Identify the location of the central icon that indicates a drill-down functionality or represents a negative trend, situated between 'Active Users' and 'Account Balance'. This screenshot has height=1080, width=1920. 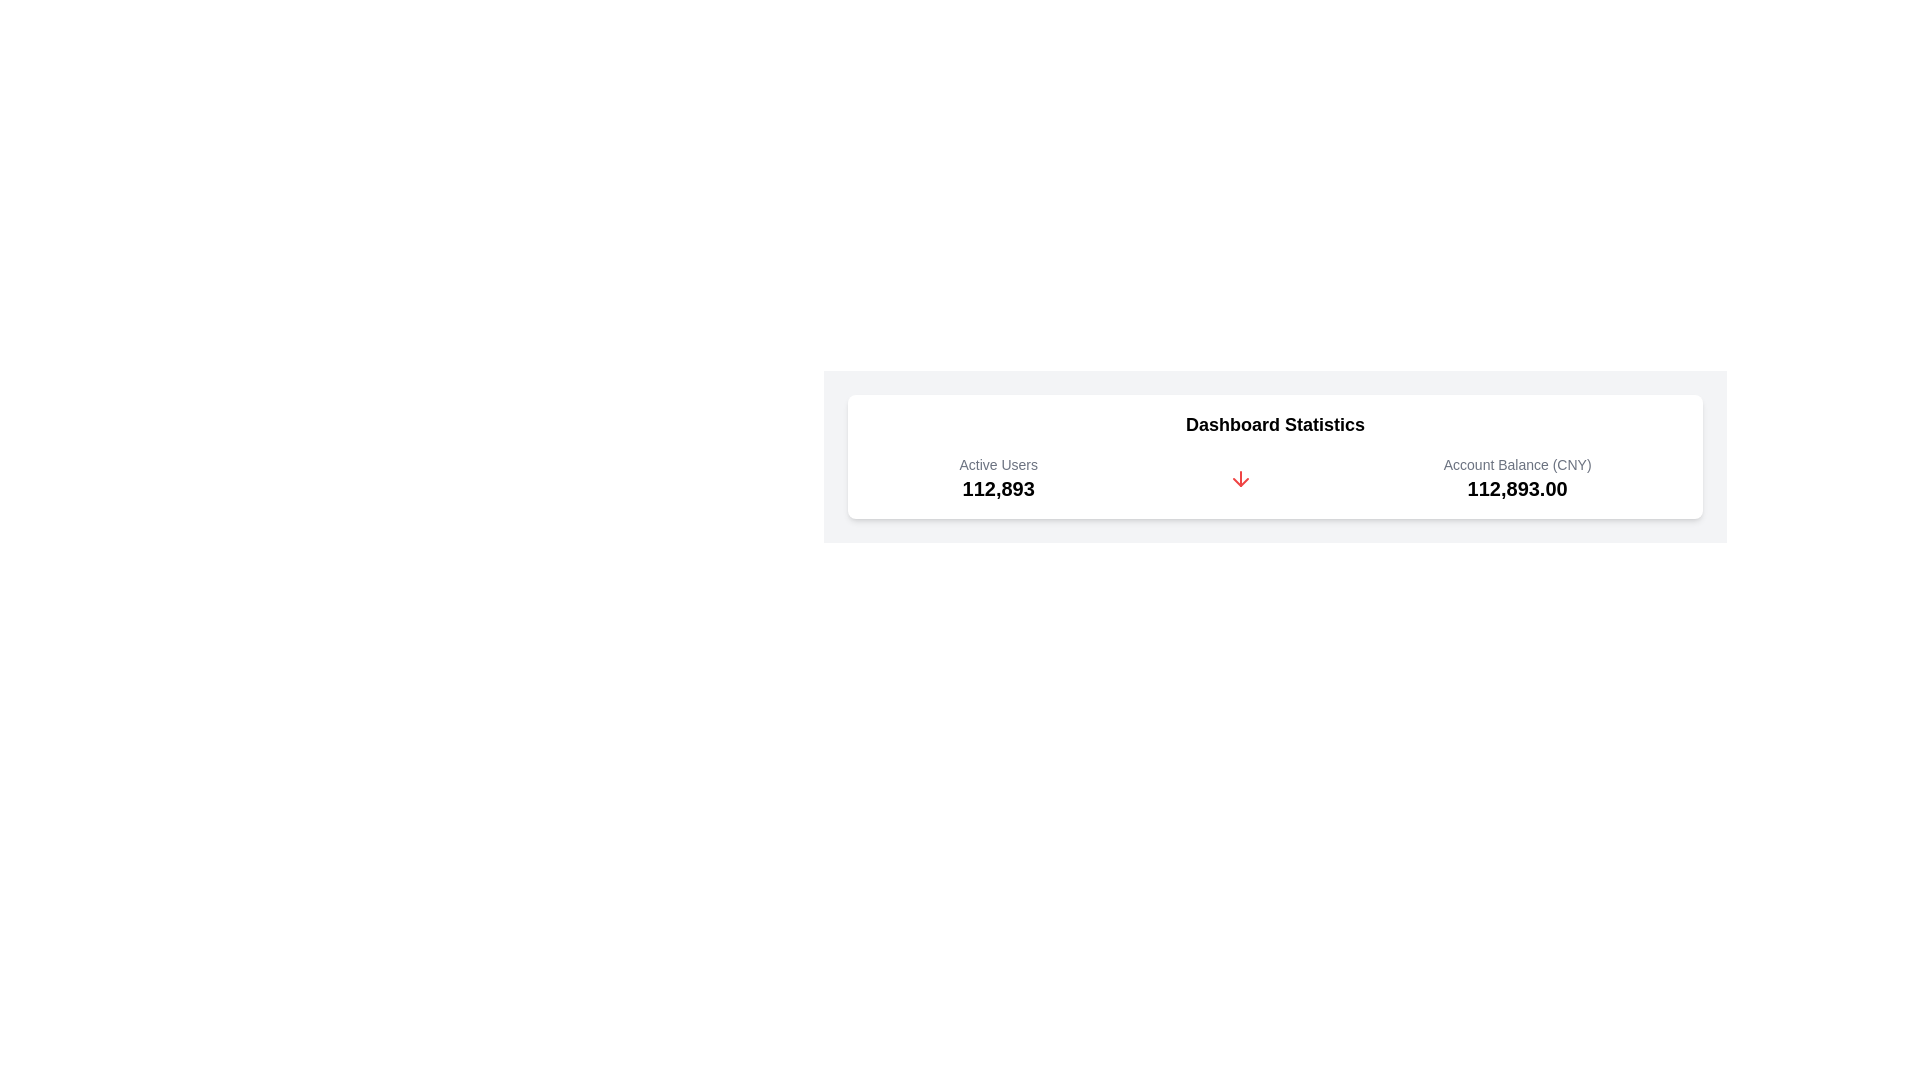
(1239, 478).